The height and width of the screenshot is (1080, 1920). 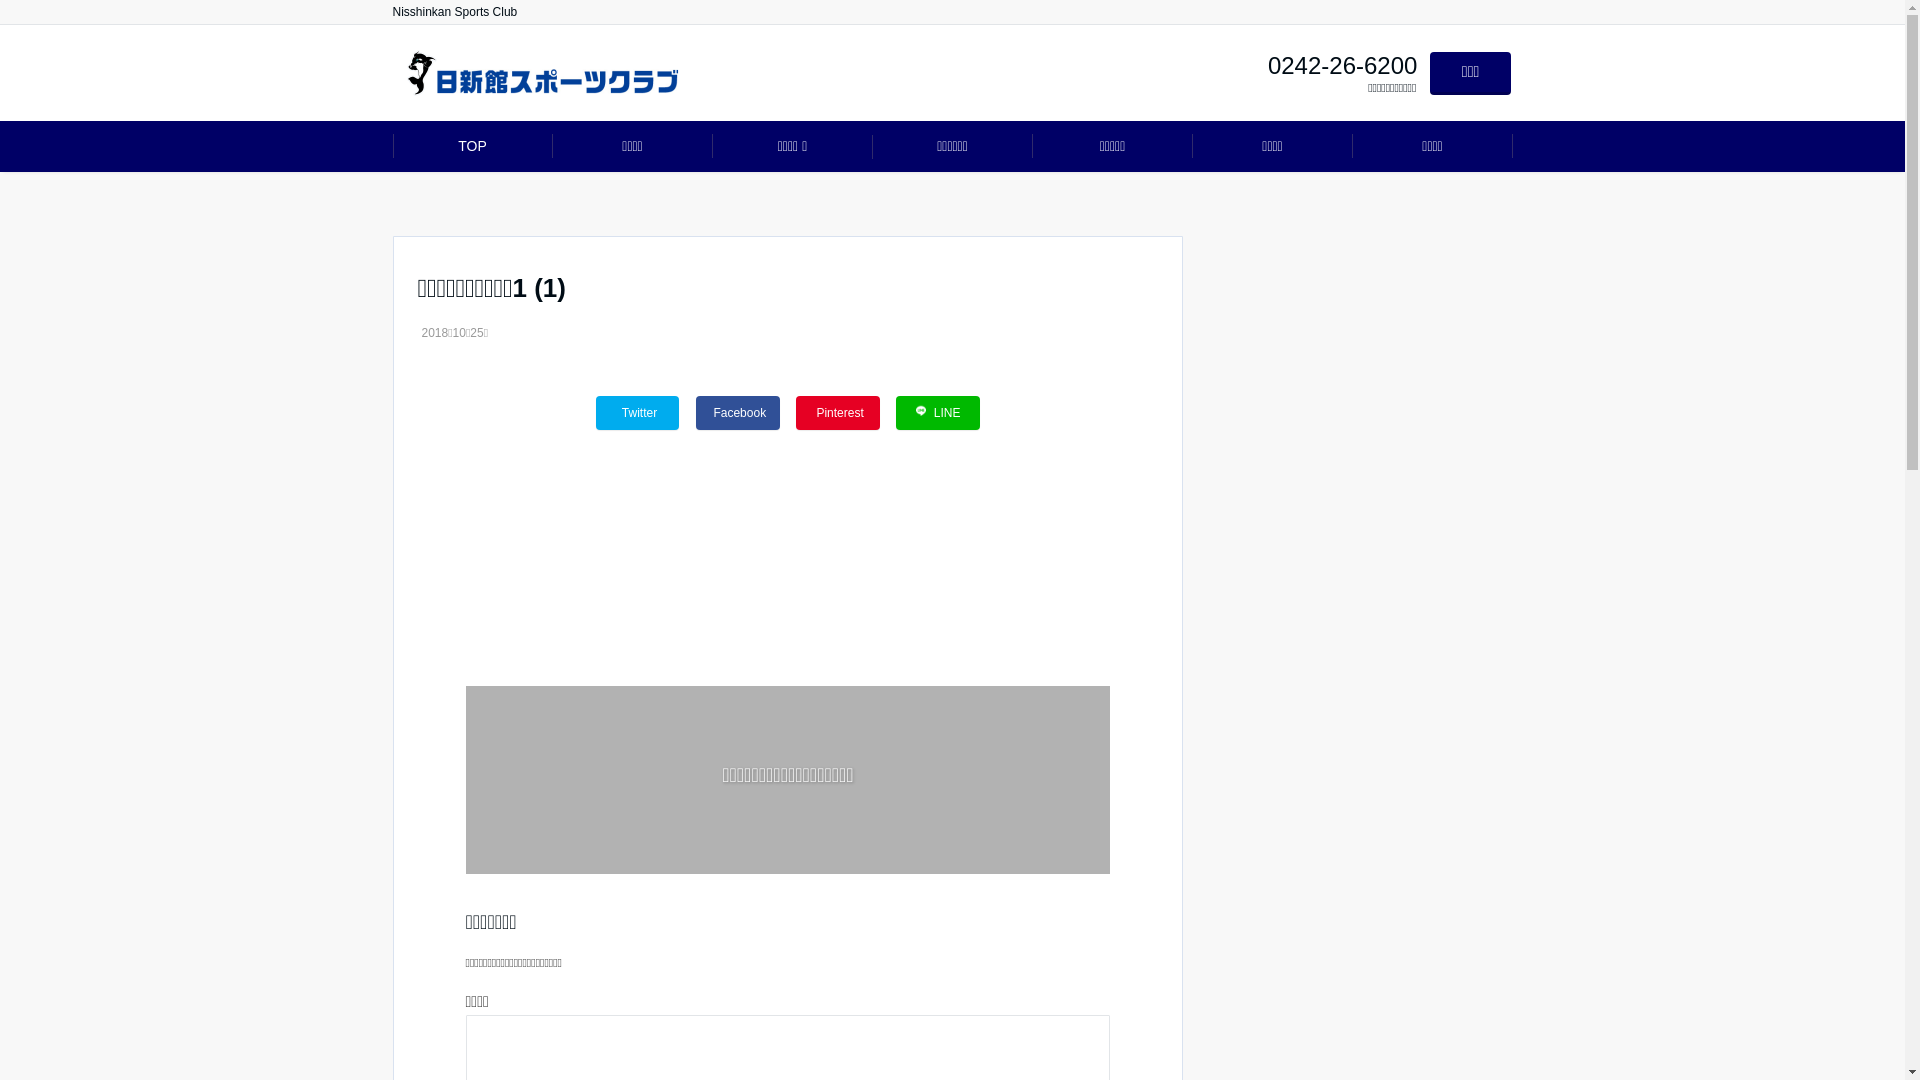 What do you see at coordinates (737, 411) in the screenshot?
I see `'Facebook'` at bounding box center [737, 411].